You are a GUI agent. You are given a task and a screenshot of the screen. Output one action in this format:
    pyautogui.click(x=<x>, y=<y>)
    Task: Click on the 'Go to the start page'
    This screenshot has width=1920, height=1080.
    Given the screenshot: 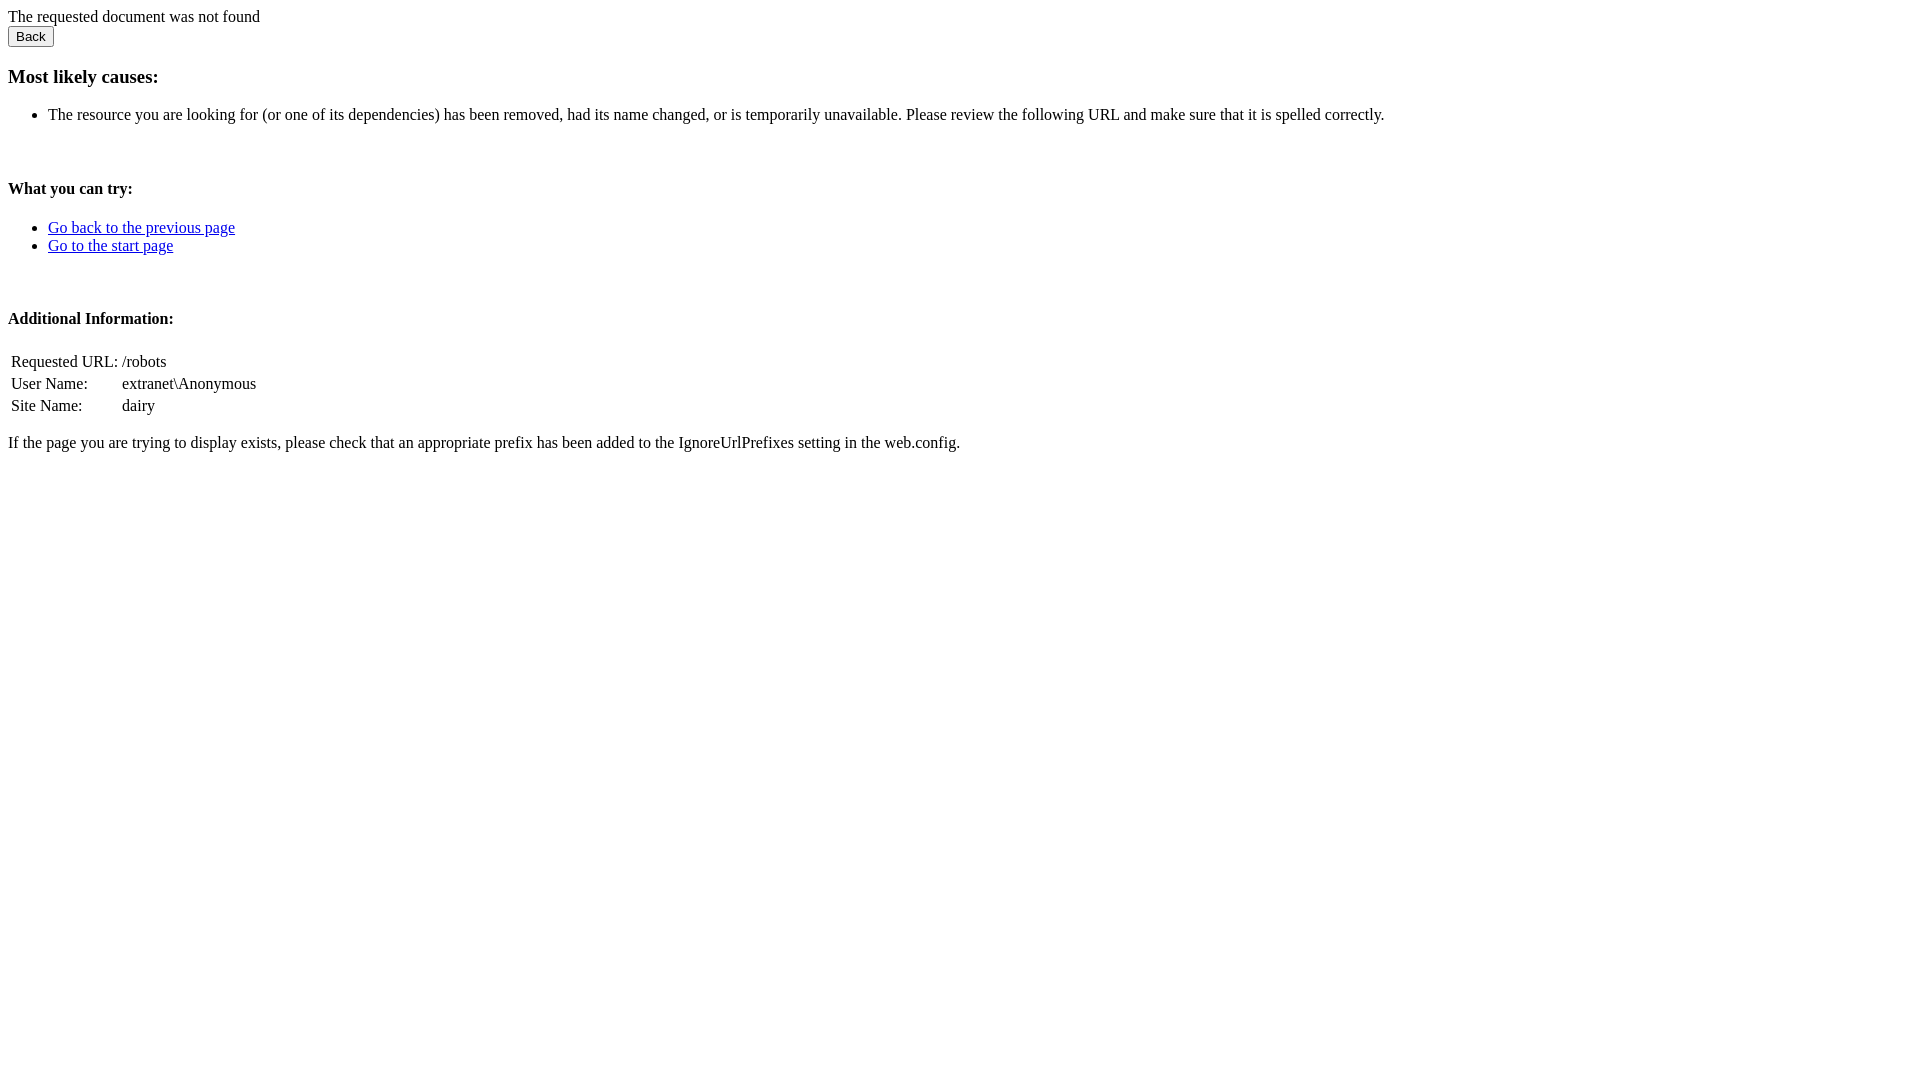 What is the action you would take?
    pyautogui.click(x=109, y=244)
    